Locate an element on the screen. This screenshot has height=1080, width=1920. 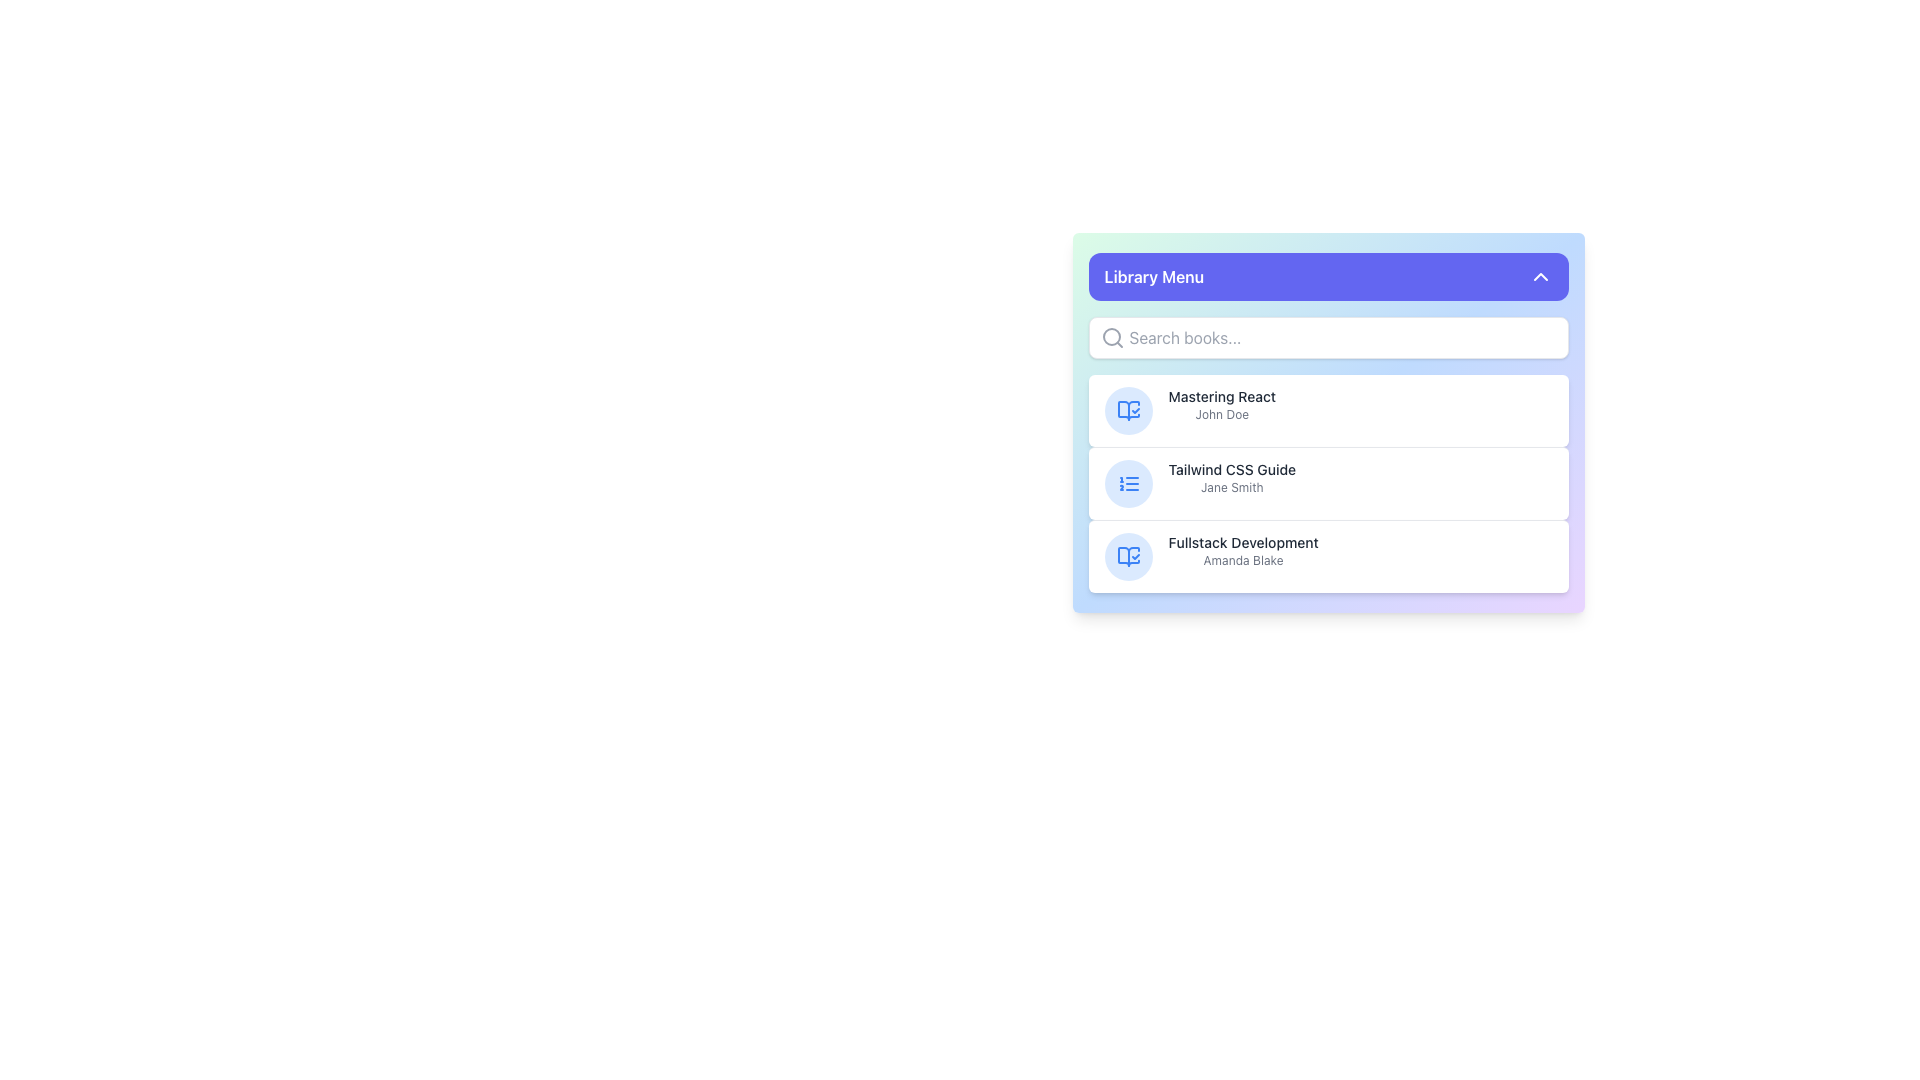
the second list item labeled 'Tailwind CSS Guide' in the 'Library Menu' which is located between 'Mastering React' and 'Fullstack Development' is located at coordinates (1328, 455).